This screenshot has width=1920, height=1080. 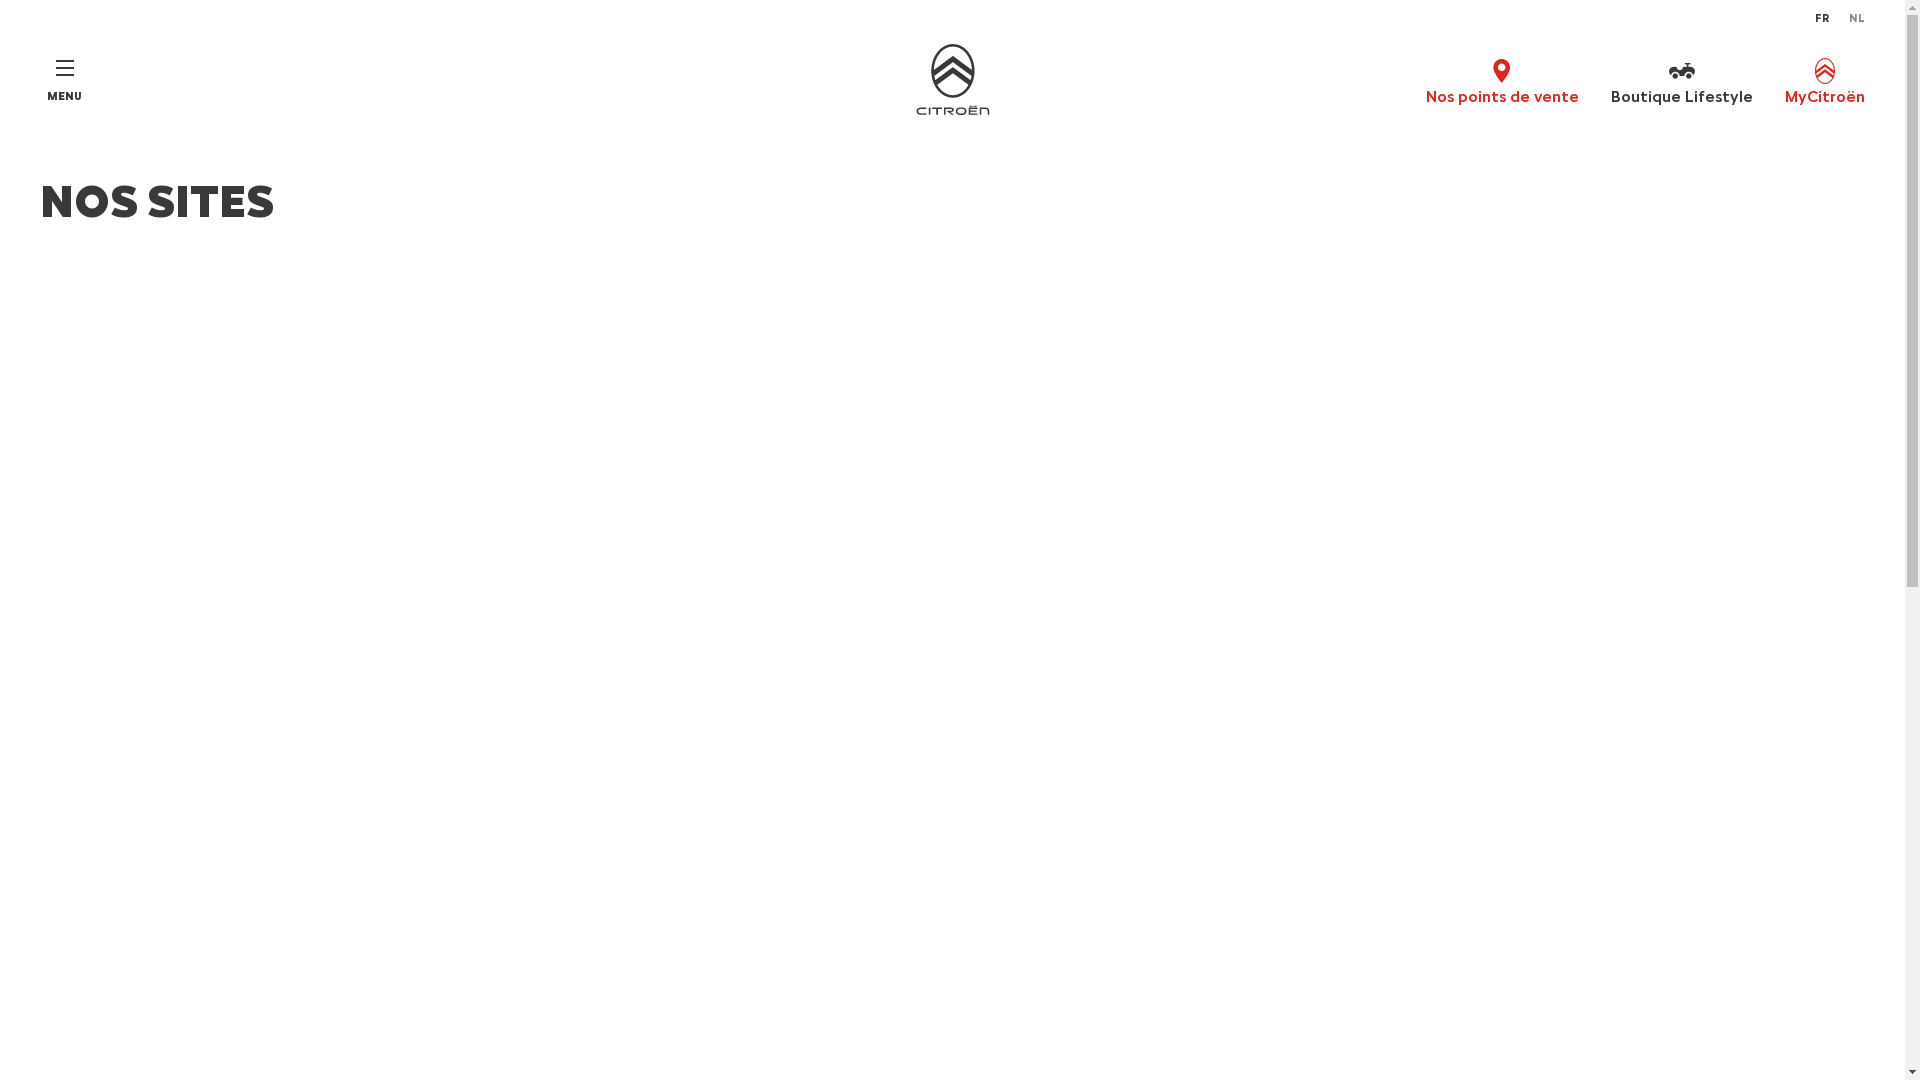 I want to click on 'FR', so click(x=1822, y=19).